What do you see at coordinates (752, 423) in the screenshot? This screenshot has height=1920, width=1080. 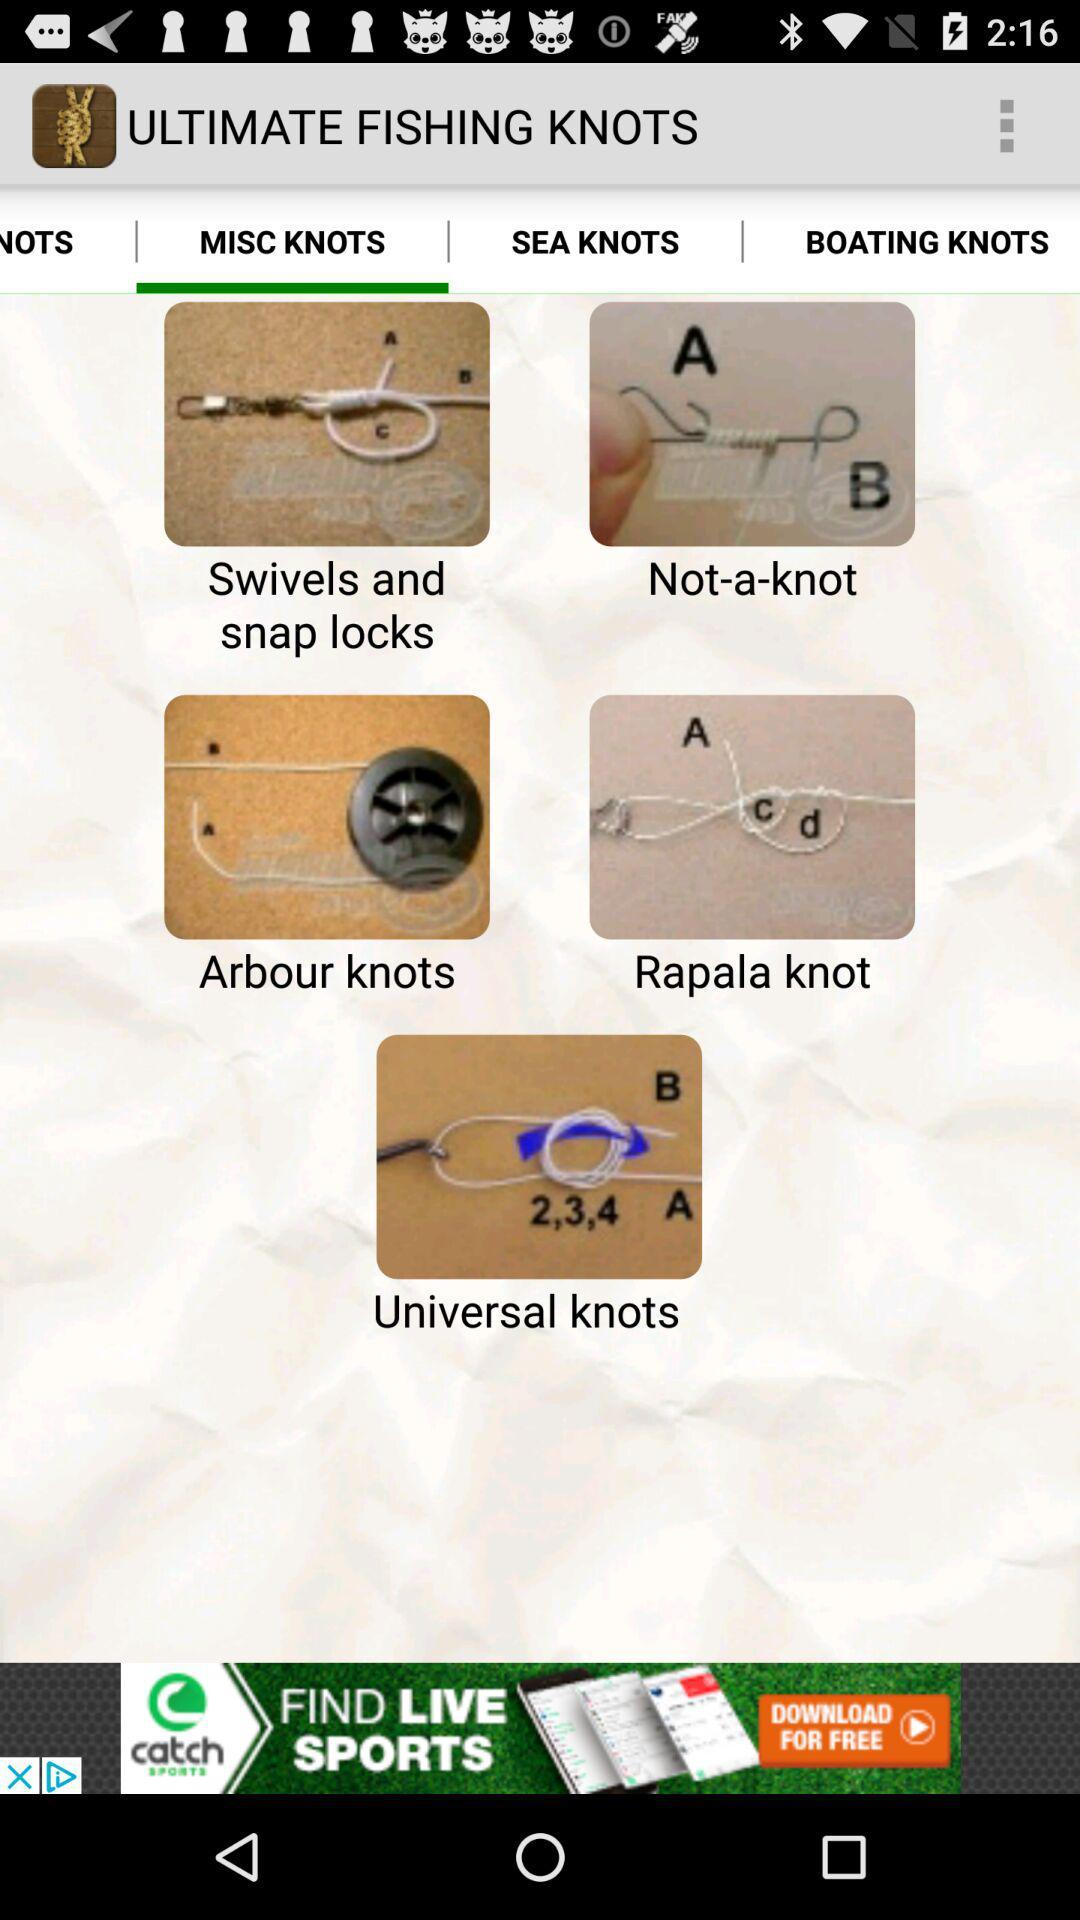 I see `piece of metal with some thread around it` at bounding box center [752, 423].